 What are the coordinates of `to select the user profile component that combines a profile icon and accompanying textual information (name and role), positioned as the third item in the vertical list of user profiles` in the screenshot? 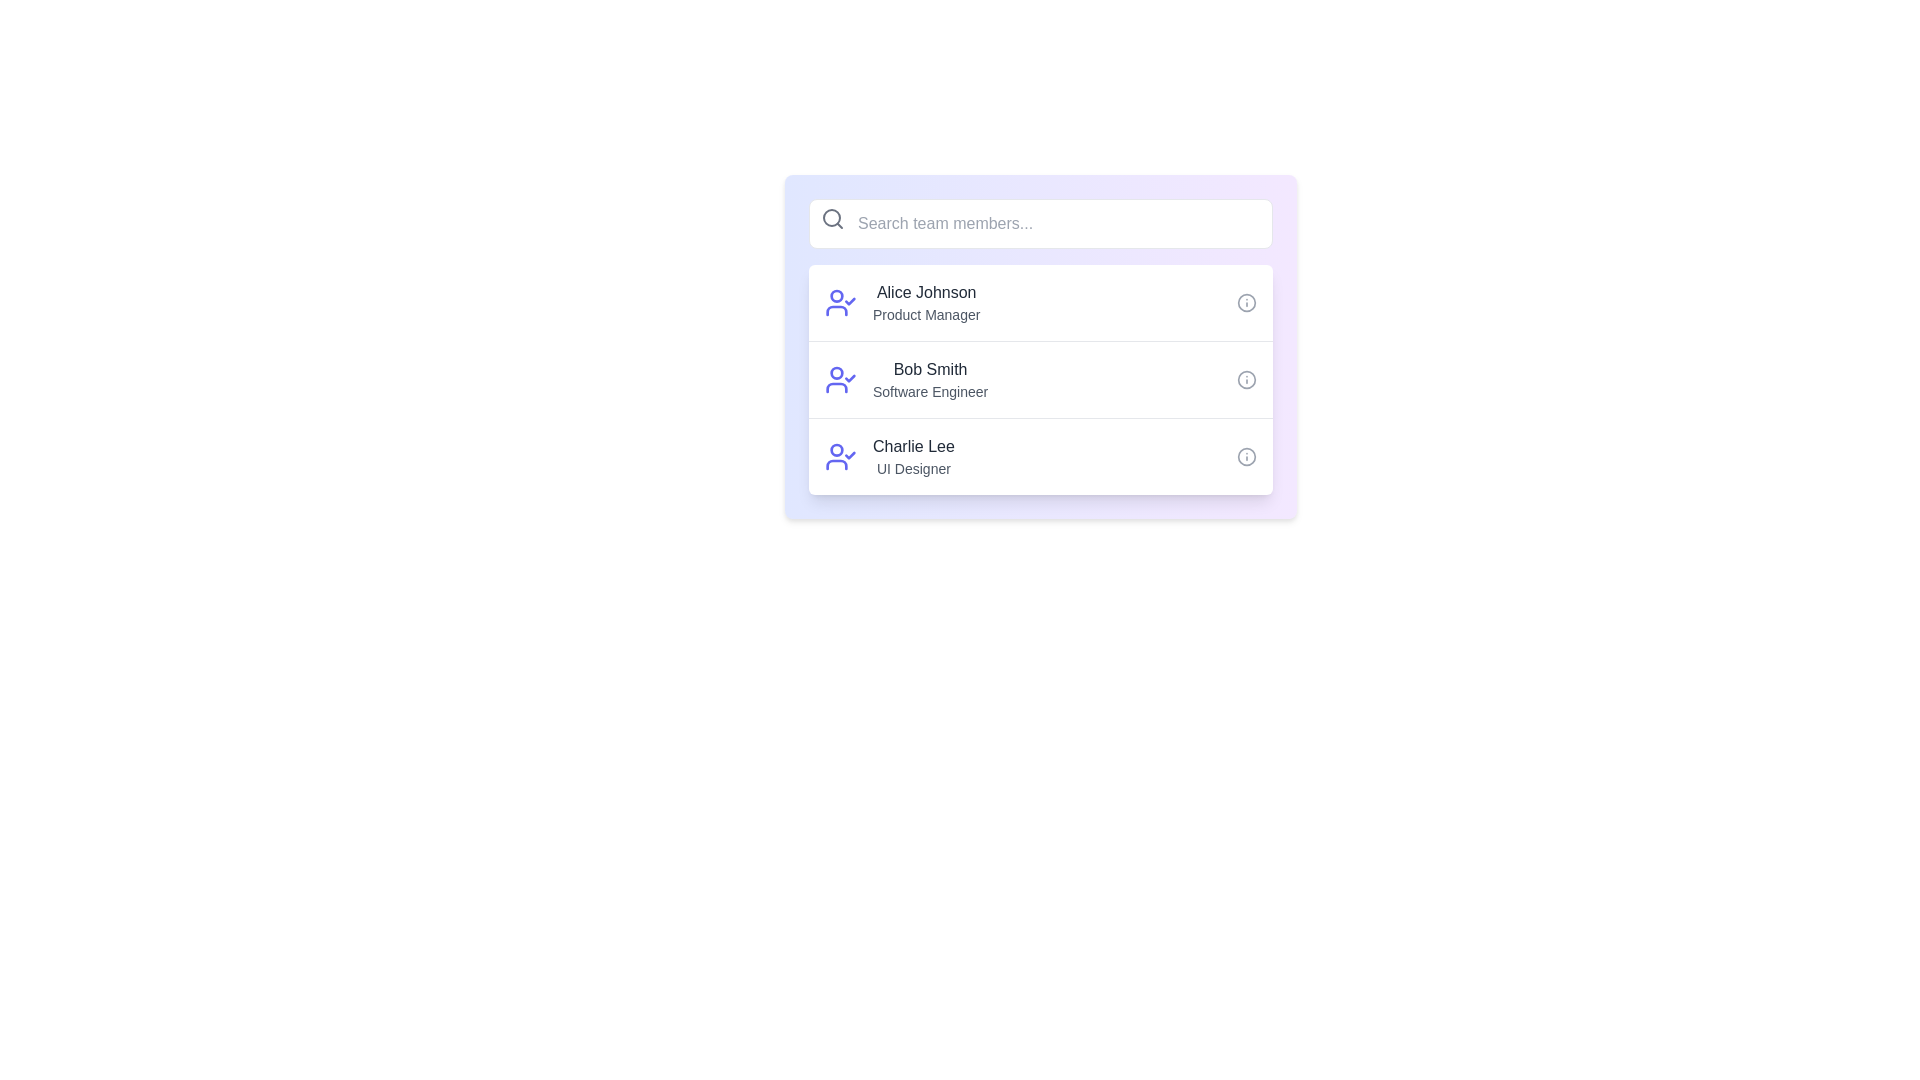 It's located at (888, 456).